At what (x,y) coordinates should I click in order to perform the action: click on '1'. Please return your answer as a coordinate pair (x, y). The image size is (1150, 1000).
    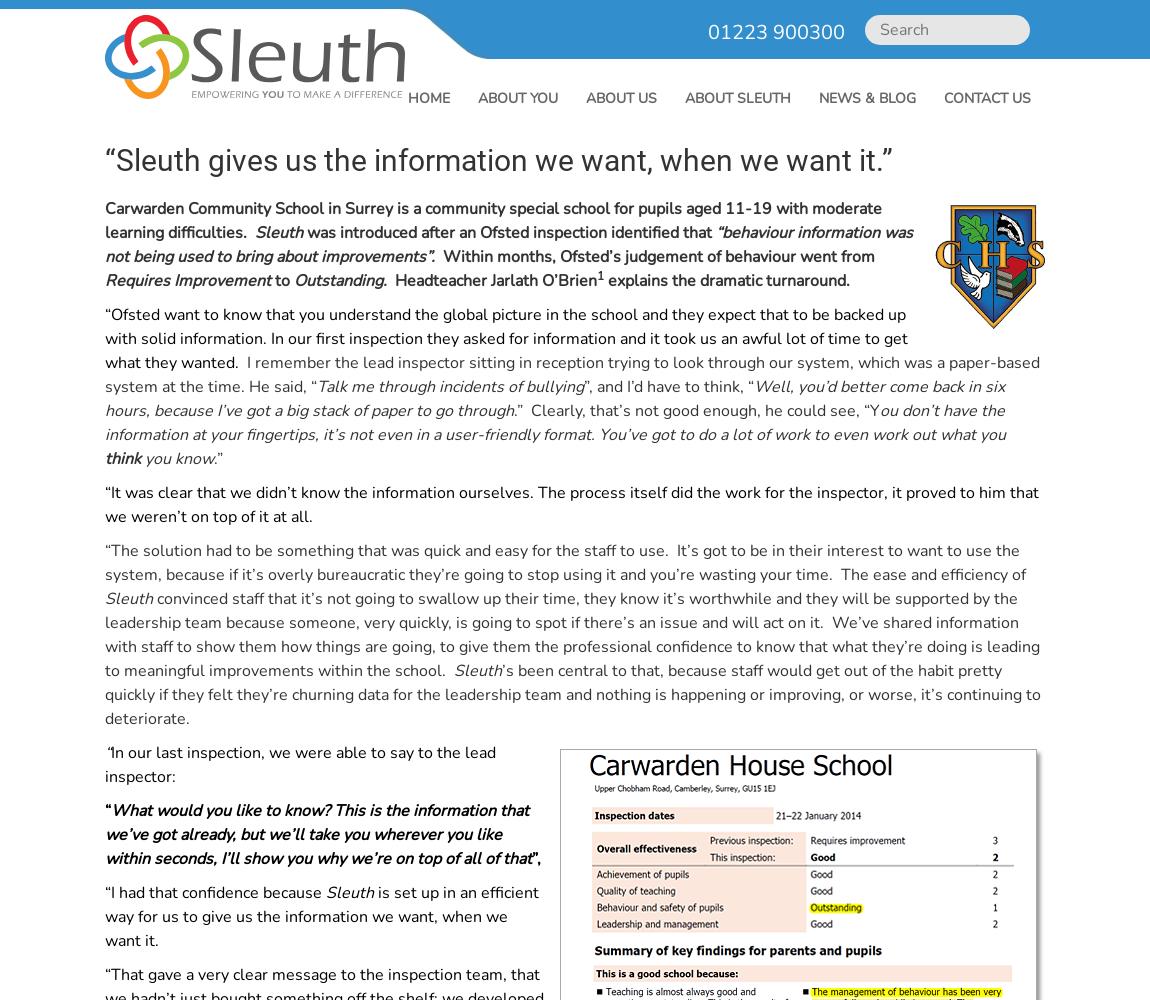
    Looking at the image, I should click on (599, 276).